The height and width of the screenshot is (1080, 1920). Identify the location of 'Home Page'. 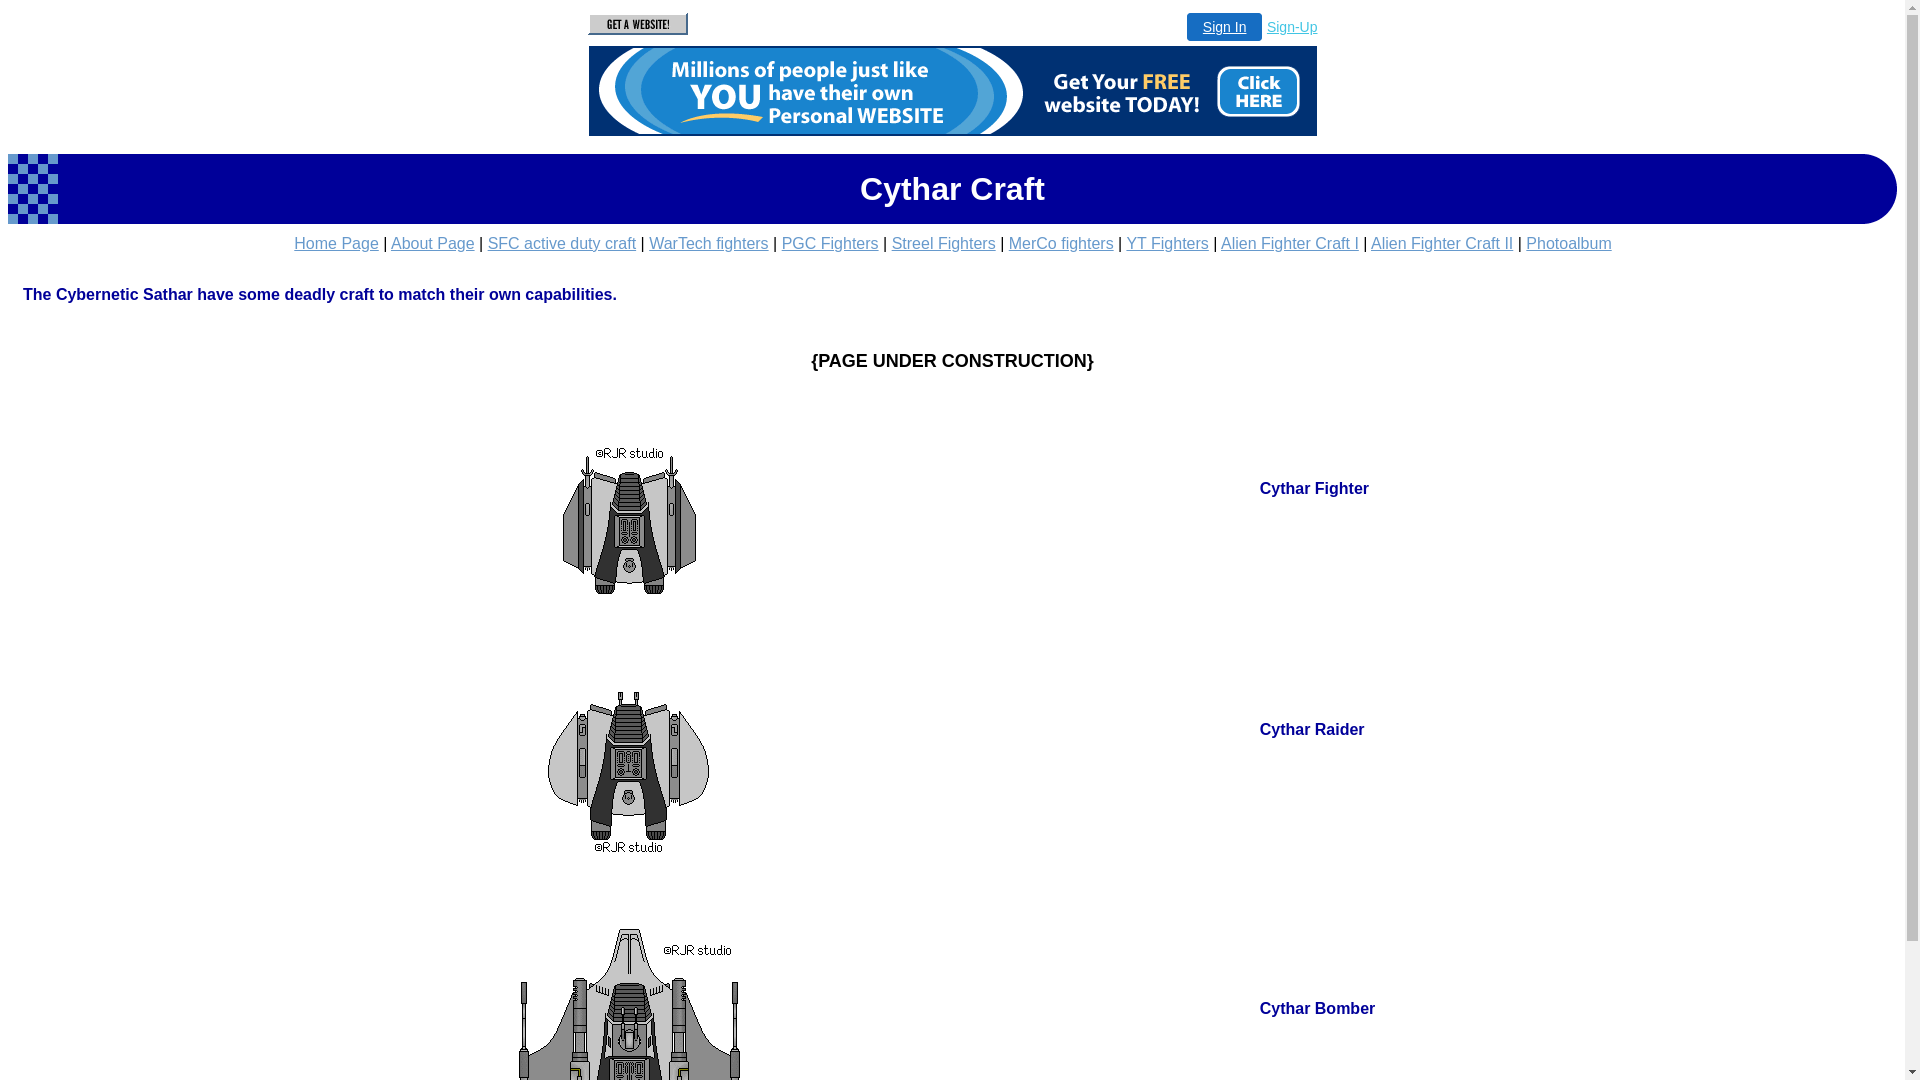
(336, 242).